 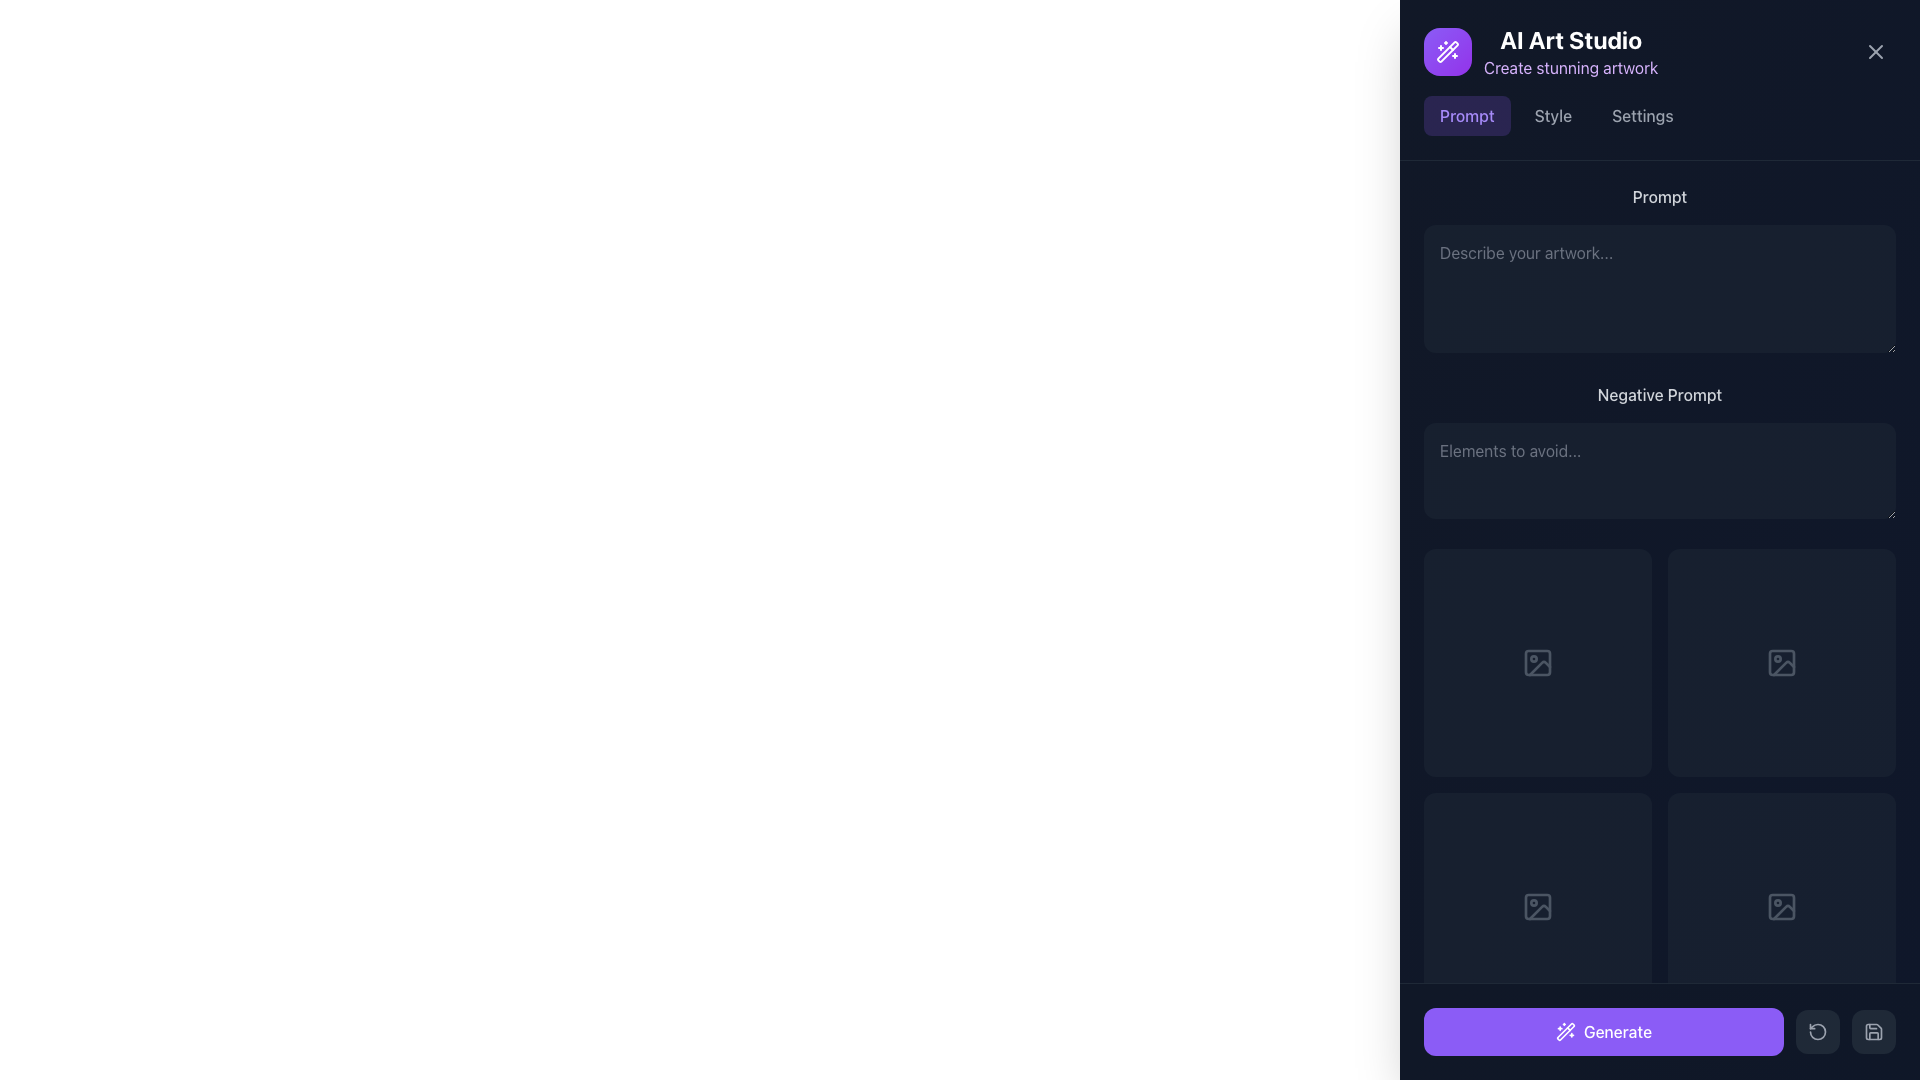 I want to click on the Placeholder button located in the top-left quadrant of the grid layout, which allows users to interact with it for selecting or uploading an image, so click(x=1536, y=663).